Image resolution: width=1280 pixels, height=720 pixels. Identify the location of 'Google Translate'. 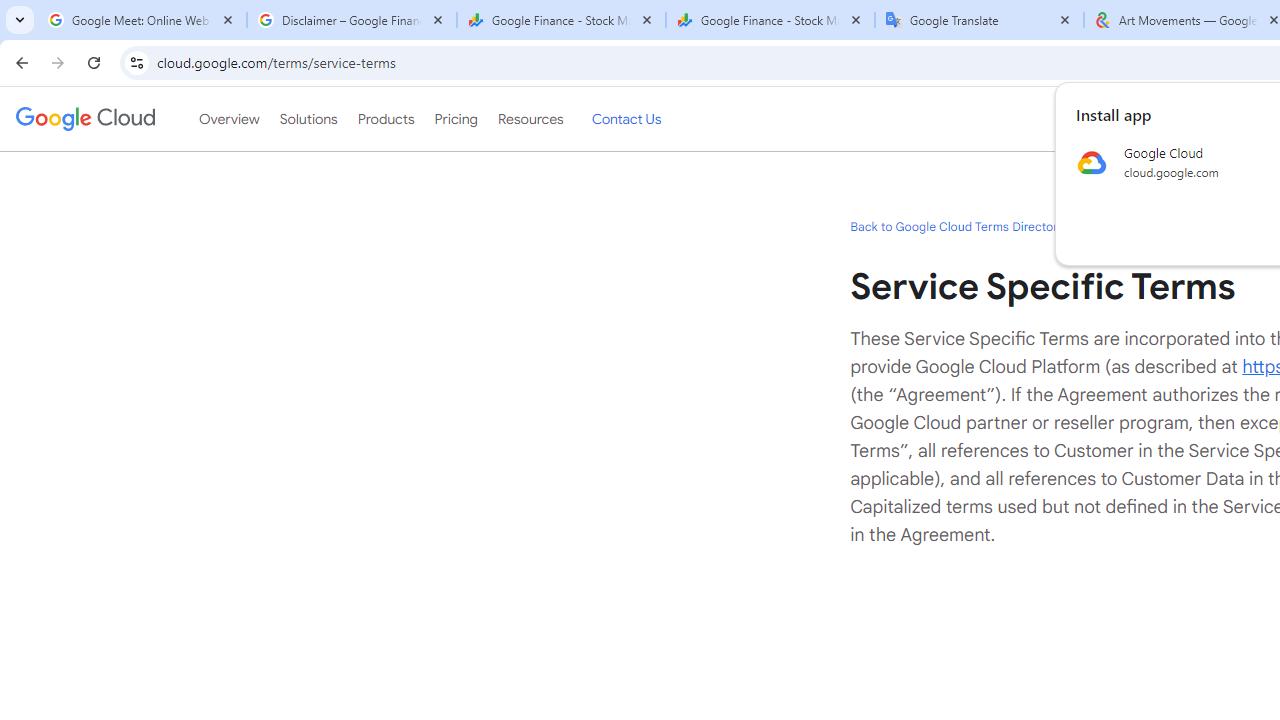
(979, 20).